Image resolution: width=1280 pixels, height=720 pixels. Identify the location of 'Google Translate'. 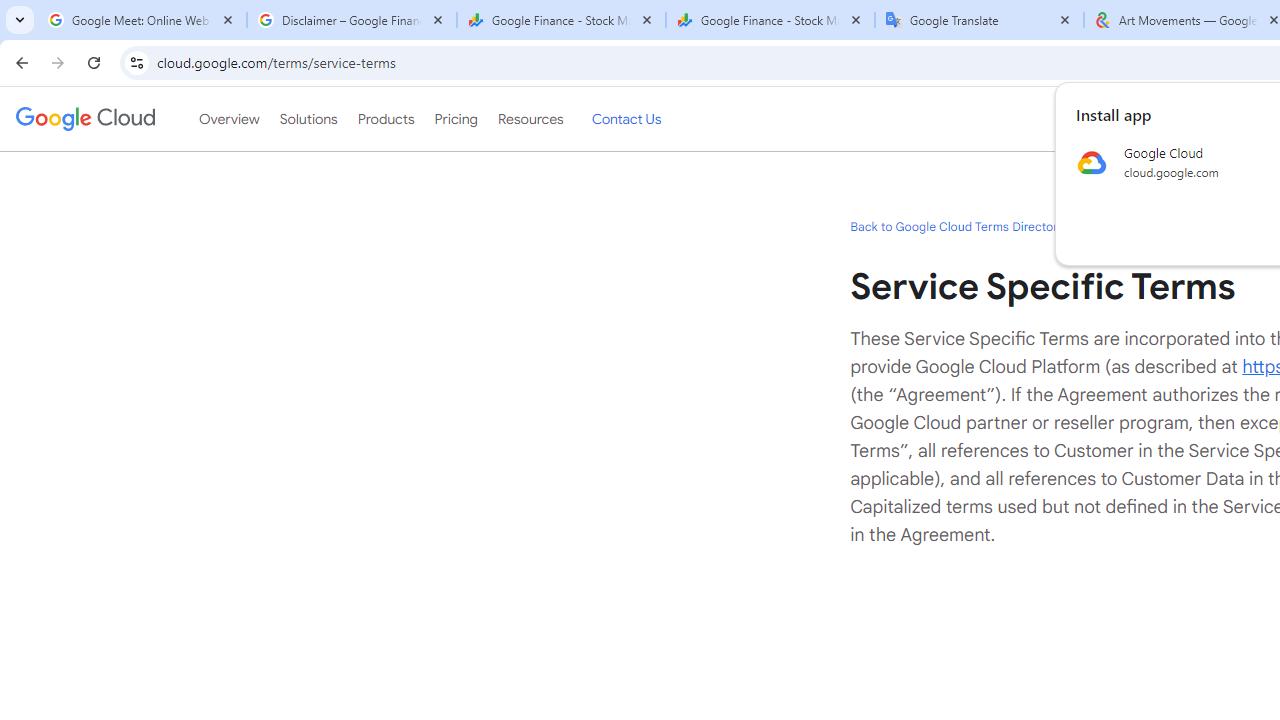
(979, 20).